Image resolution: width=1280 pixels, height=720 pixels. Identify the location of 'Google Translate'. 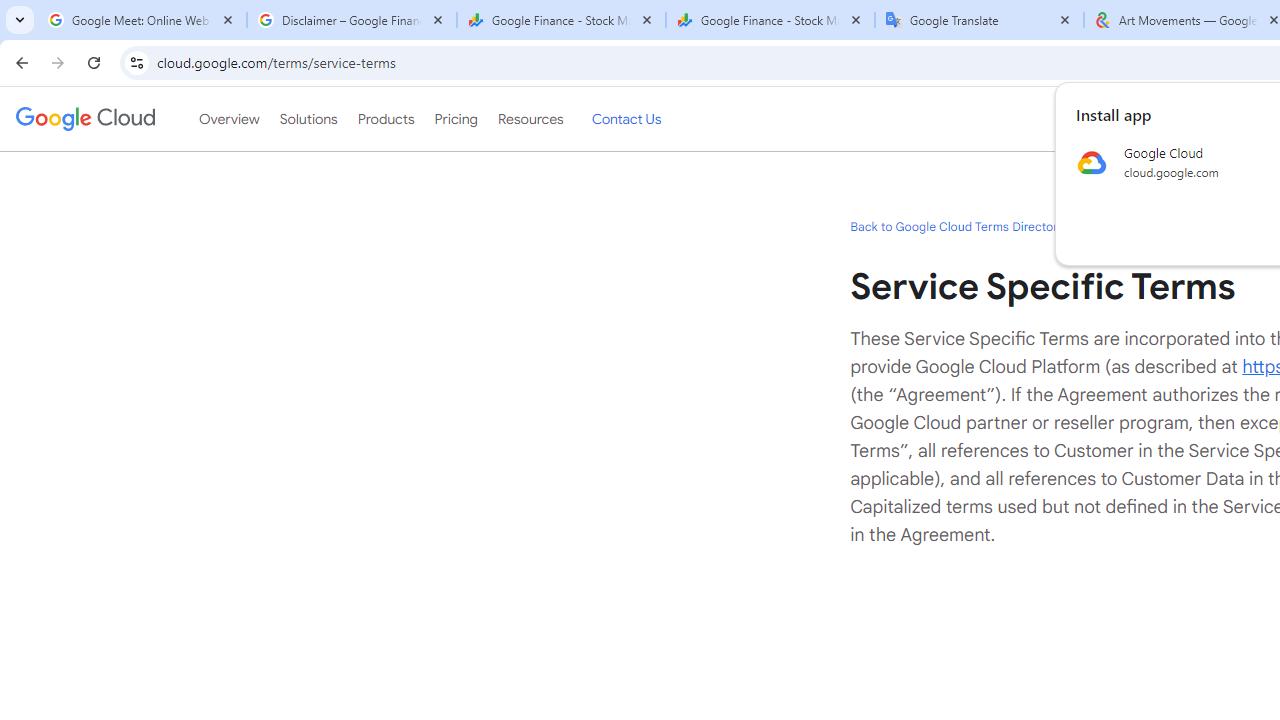
(979, 20).